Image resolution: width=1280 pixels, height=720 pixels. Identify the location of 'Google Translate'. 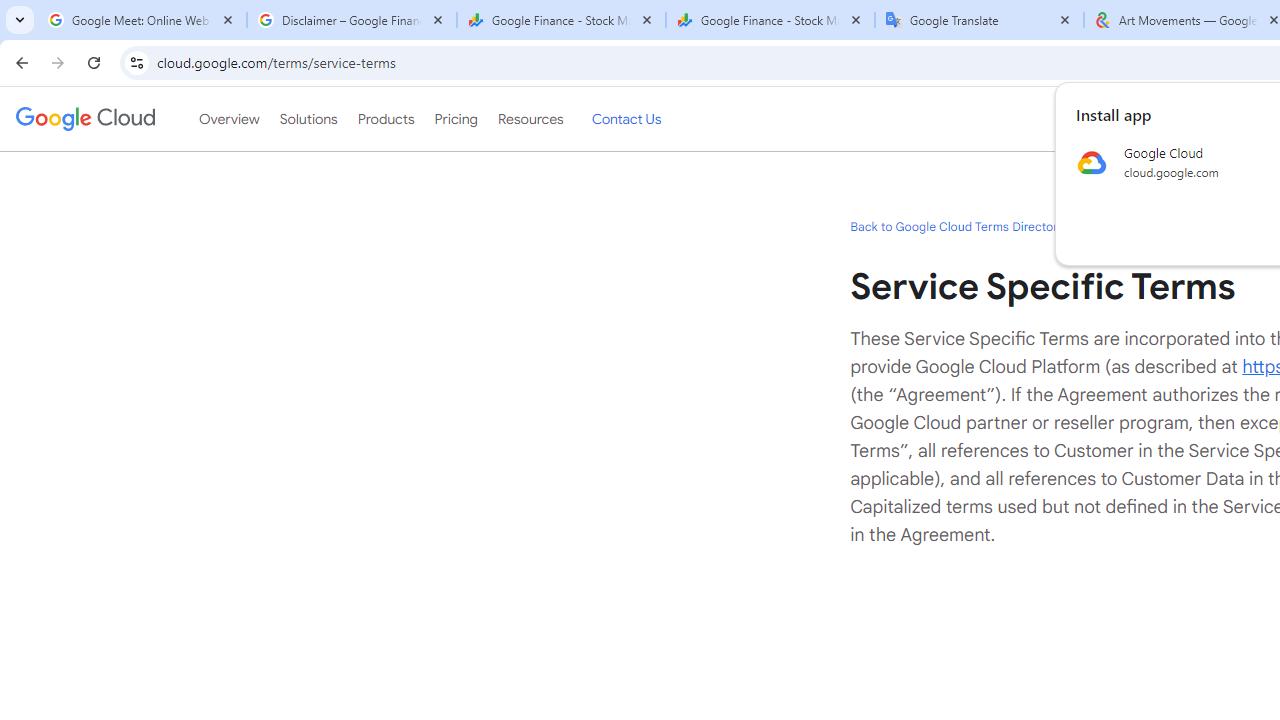
(979, 20).